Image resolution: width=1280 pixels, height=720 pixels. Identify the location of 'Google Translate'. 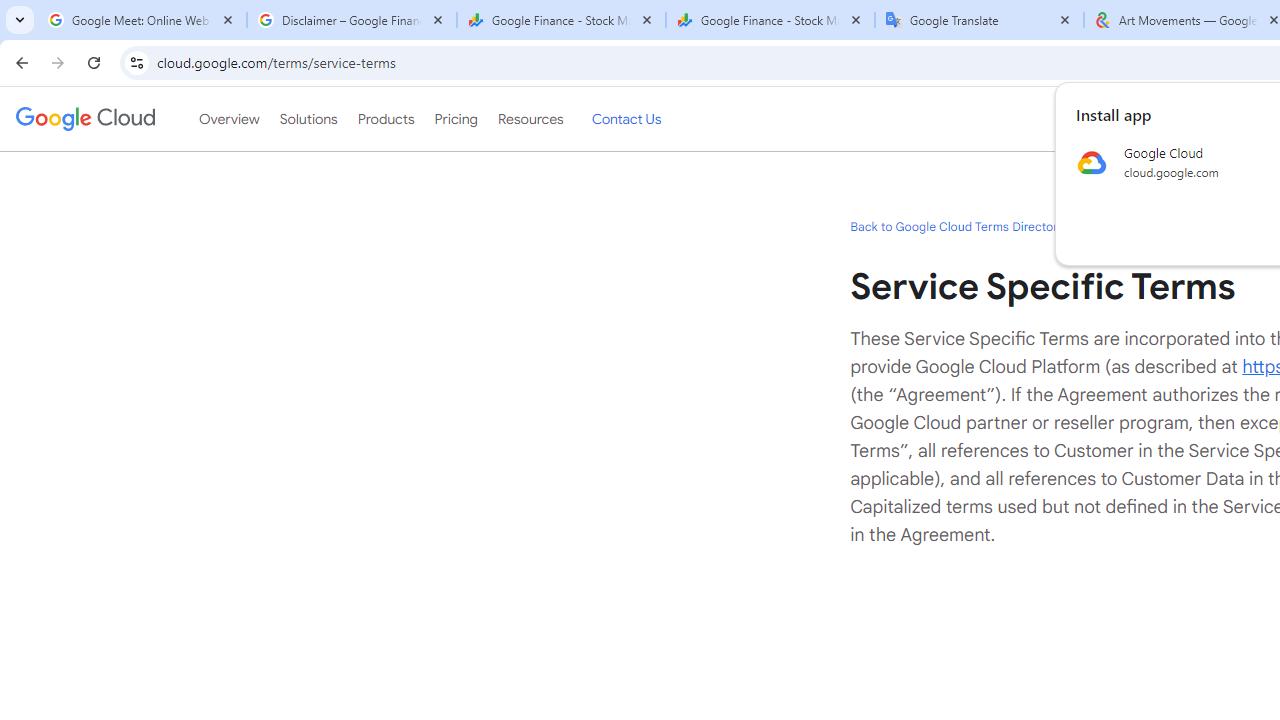
(979, 20).